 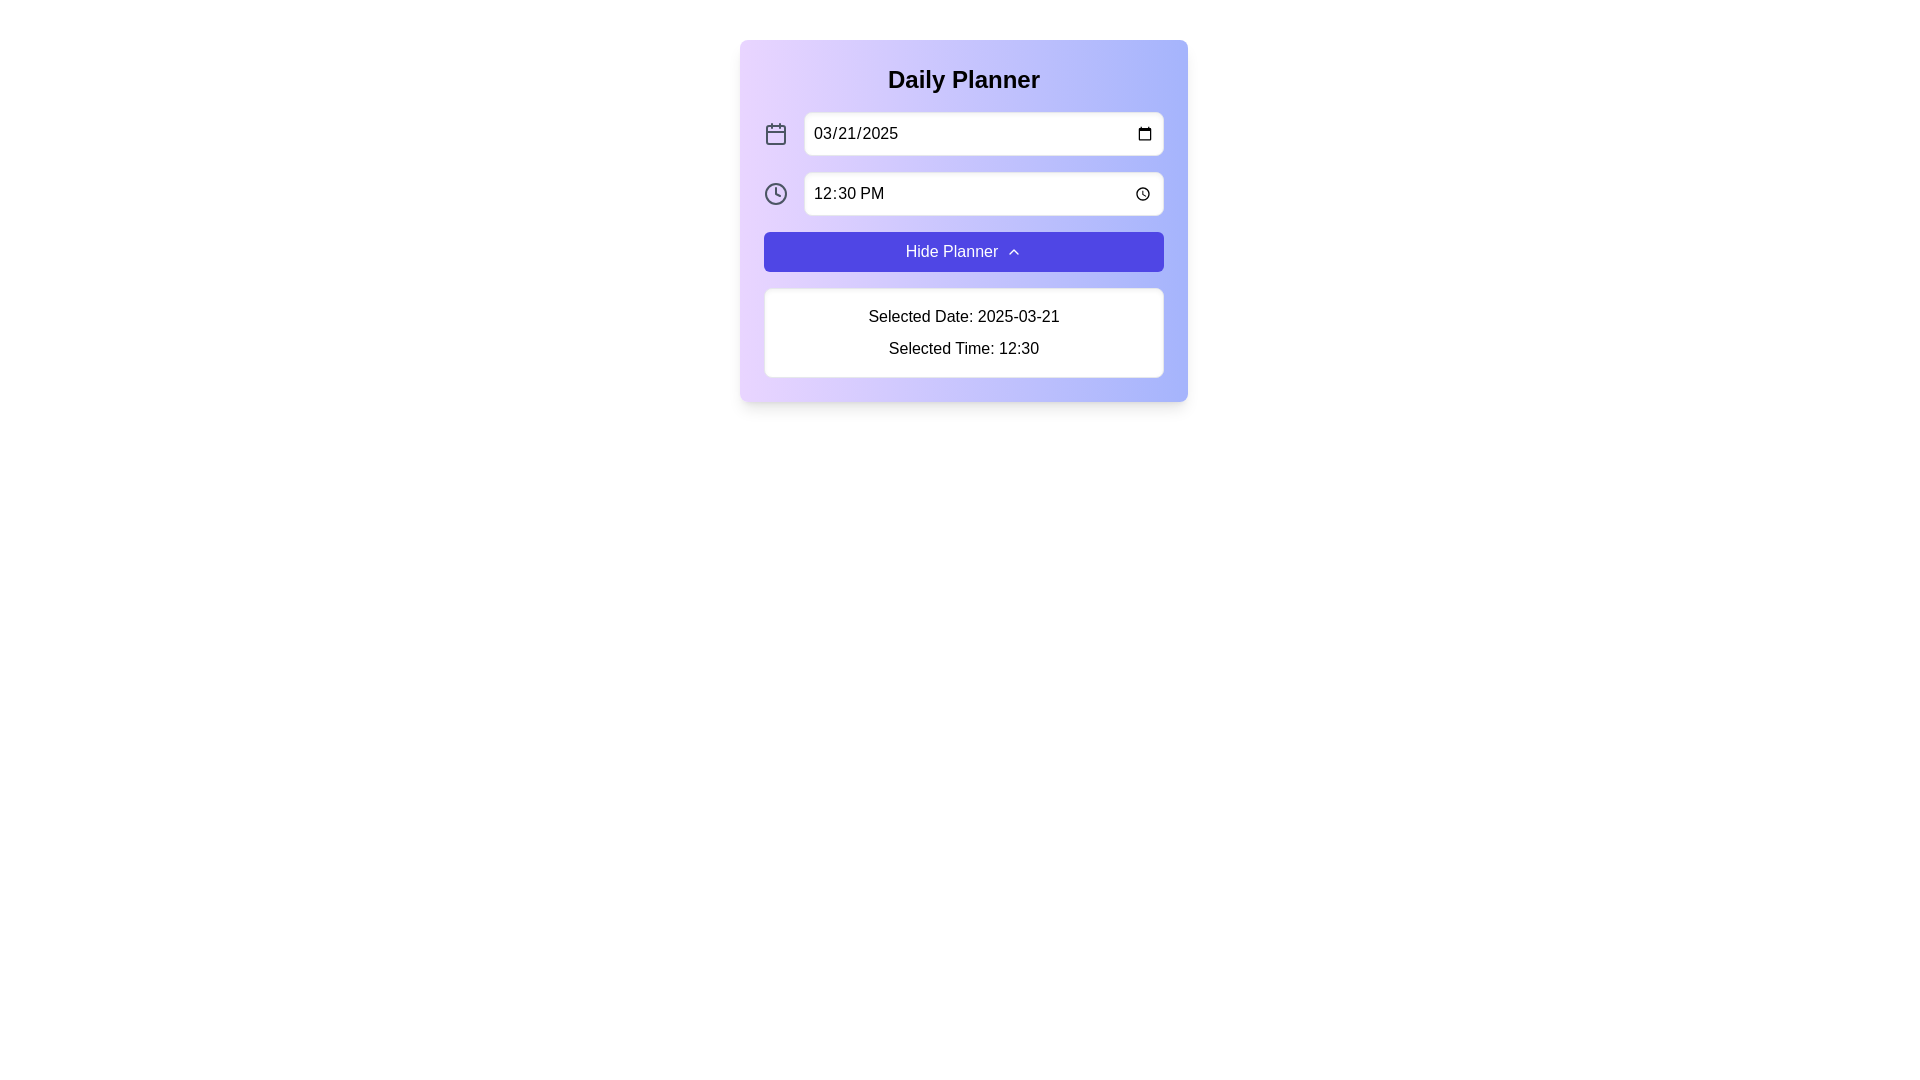 I want to click on the Date input field in the Daily Planner interface to type a date, so click(x=983, y=134).